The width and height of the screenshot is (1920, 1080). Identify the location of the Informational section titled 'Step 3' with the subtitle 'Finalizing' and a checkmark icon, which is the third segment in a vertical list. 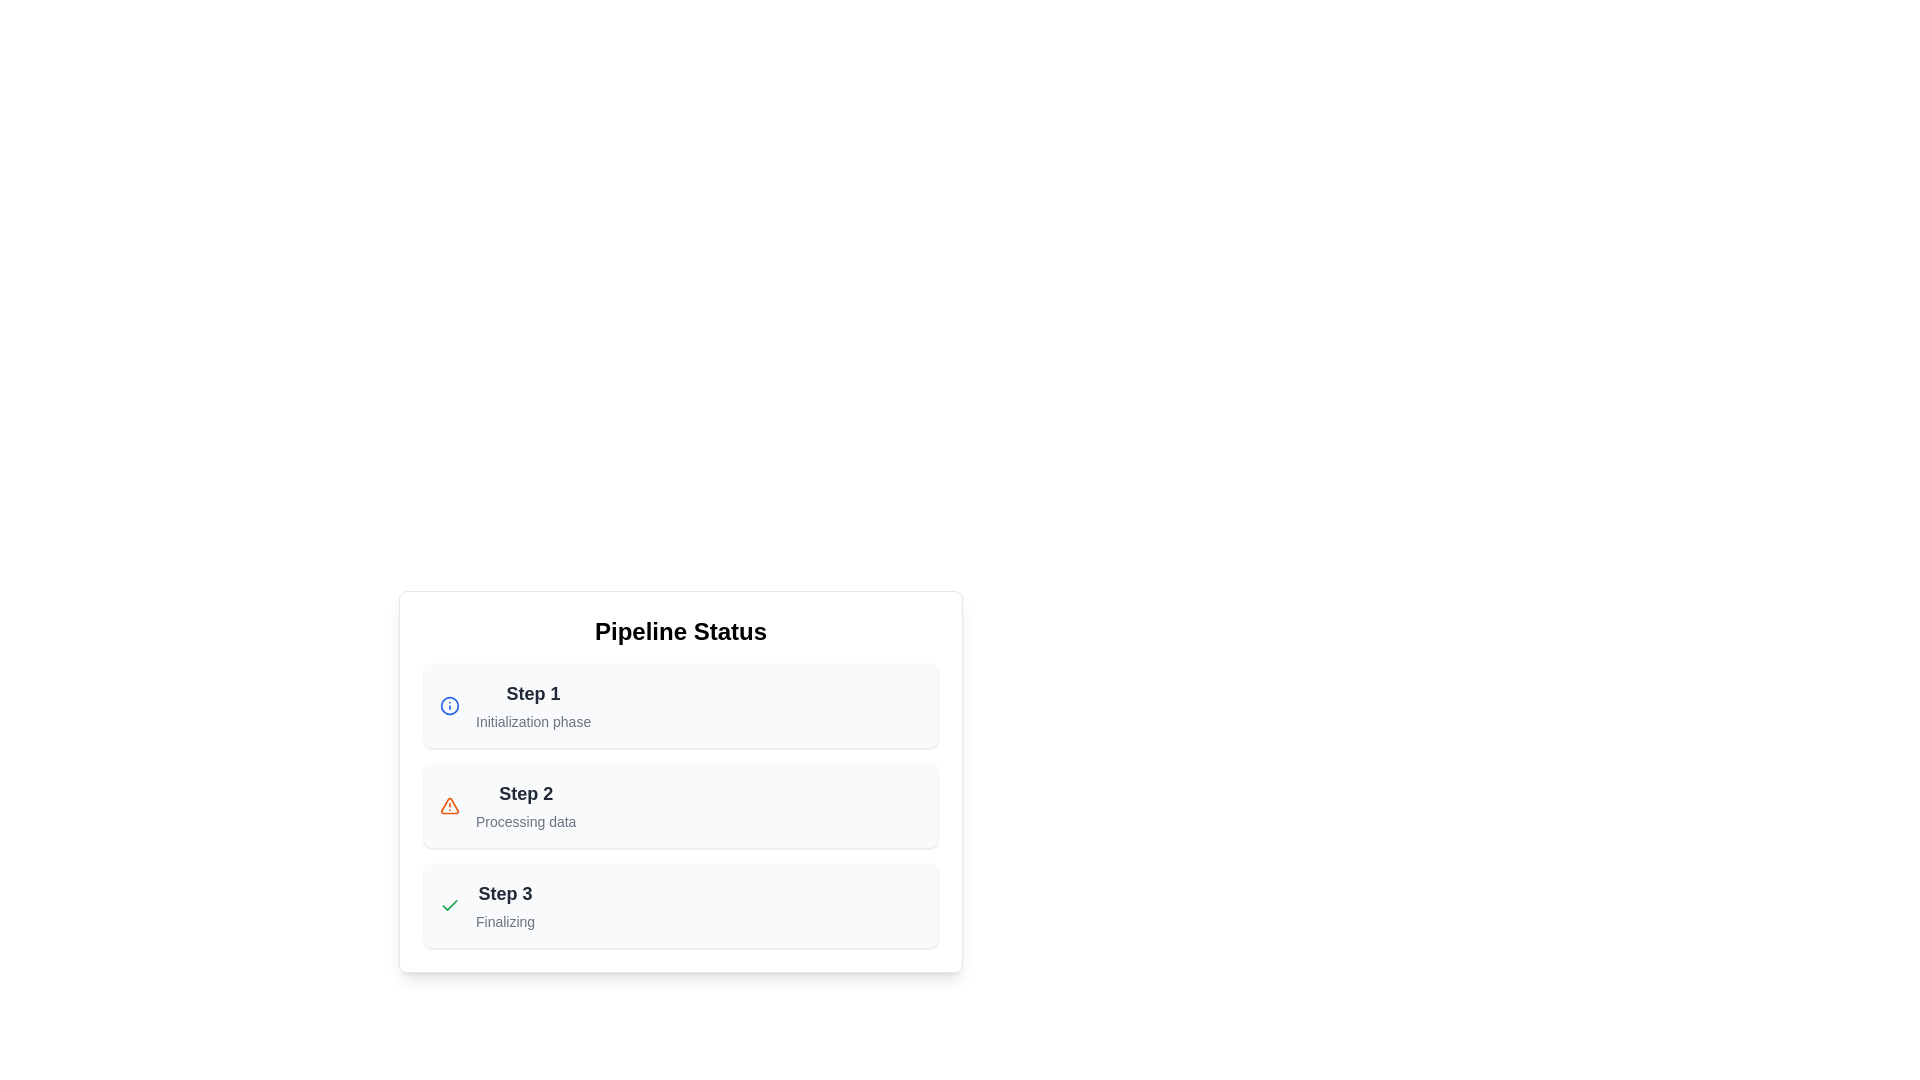
(681, 906).